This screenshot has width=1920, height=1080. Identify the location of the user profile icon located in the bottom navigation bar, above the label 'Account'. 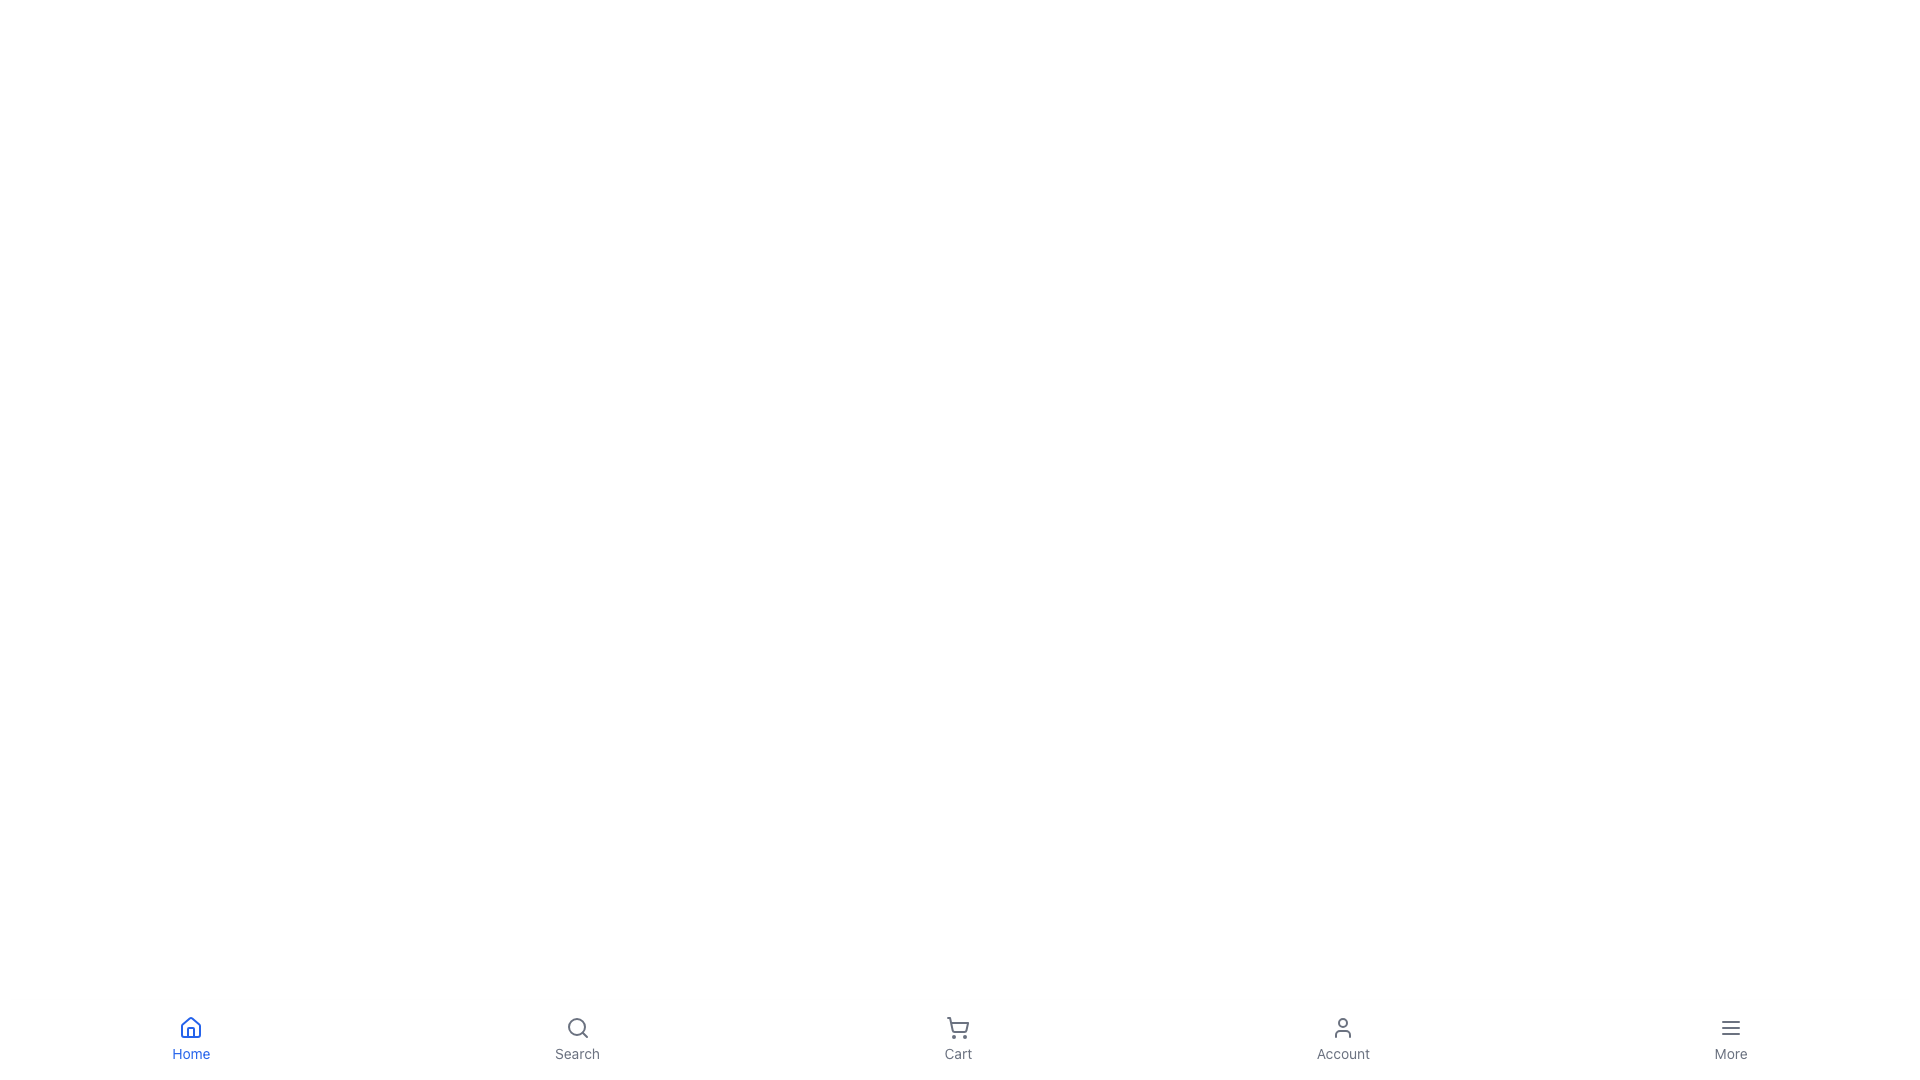
(1343, 1028).